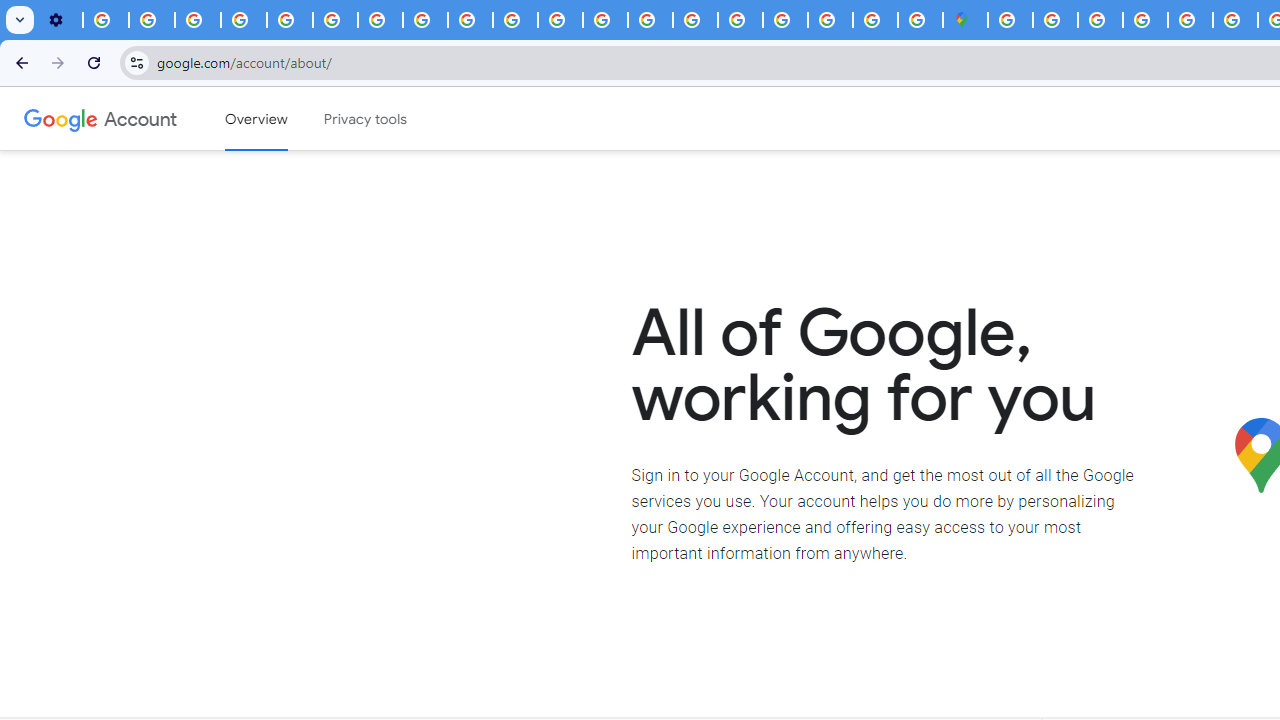  I want to click on 'Google Account', so click(139, 118).